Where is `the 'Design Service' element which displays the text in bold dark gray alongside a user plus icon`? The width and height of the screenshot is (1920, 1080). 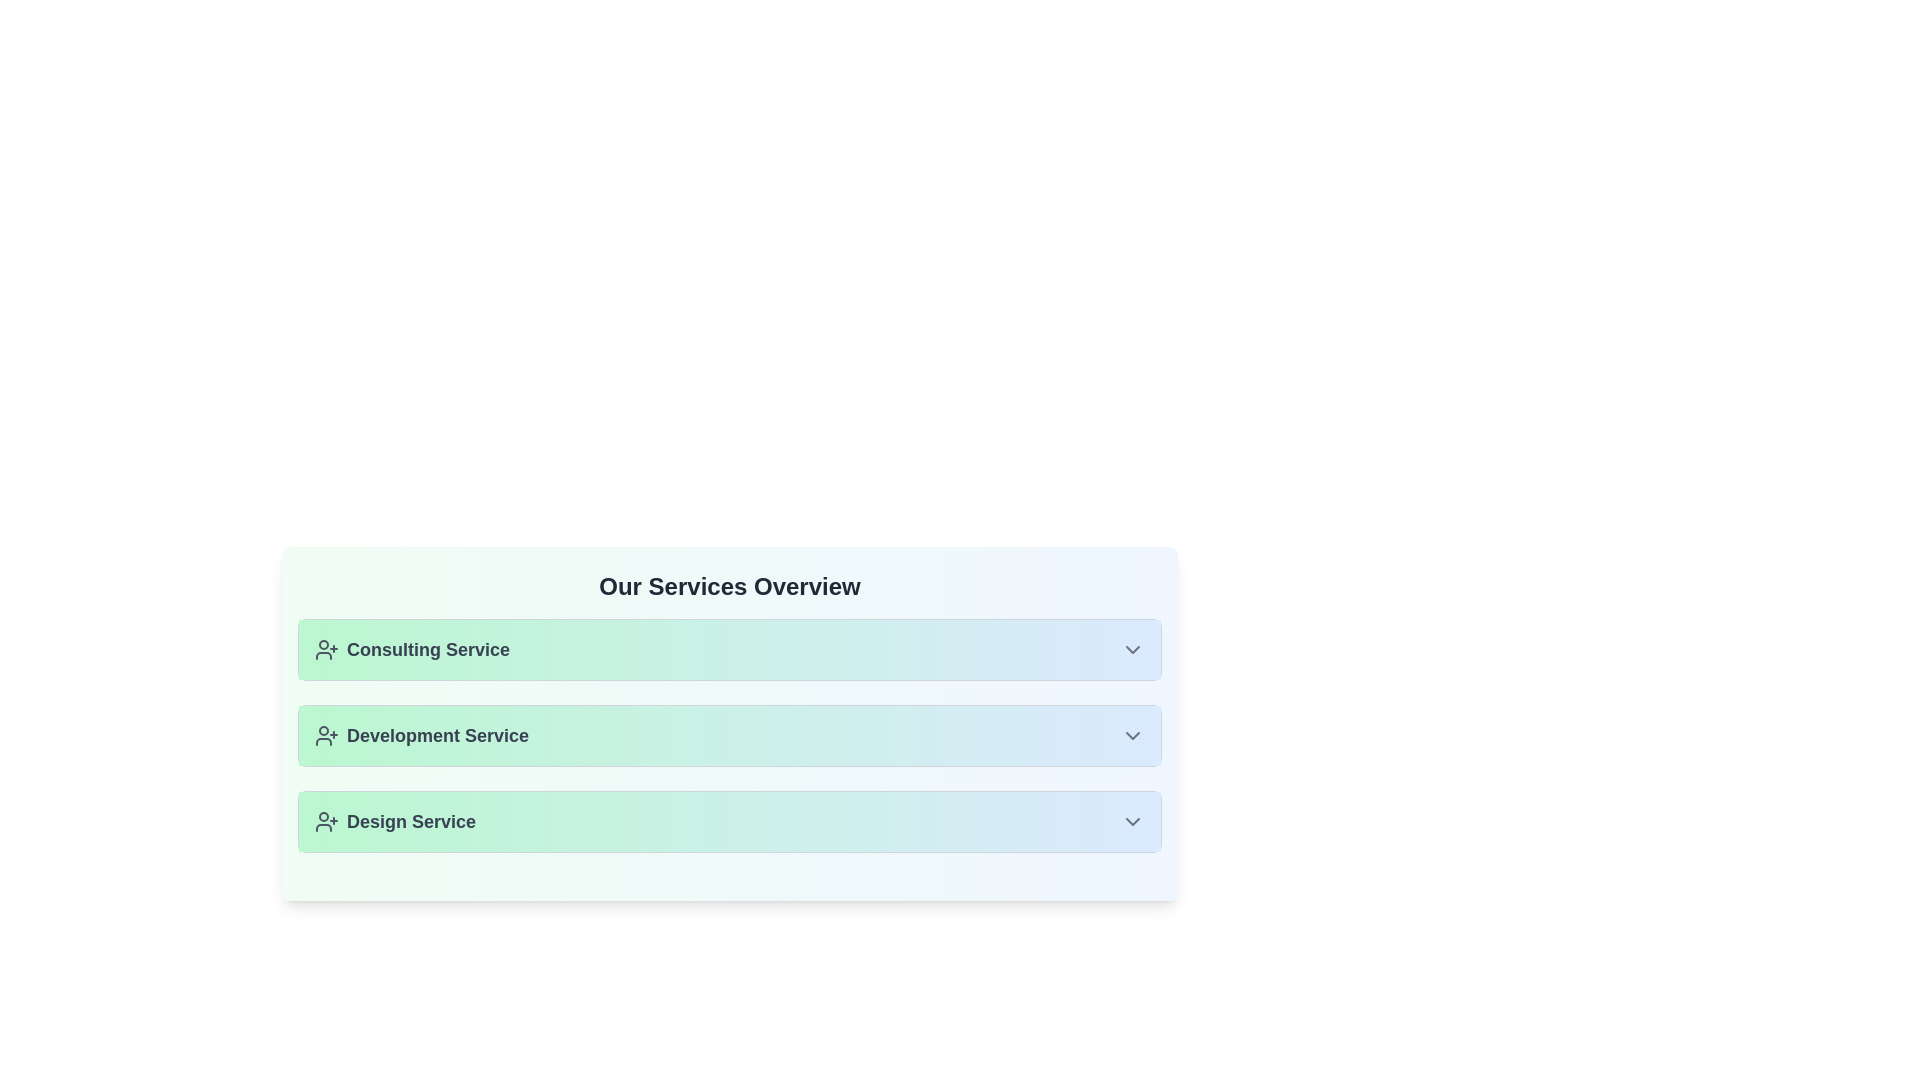
the 'Design Service' element which displays the text in bold dark gray alongside a user plus icon is located at coordinates (395, 821).